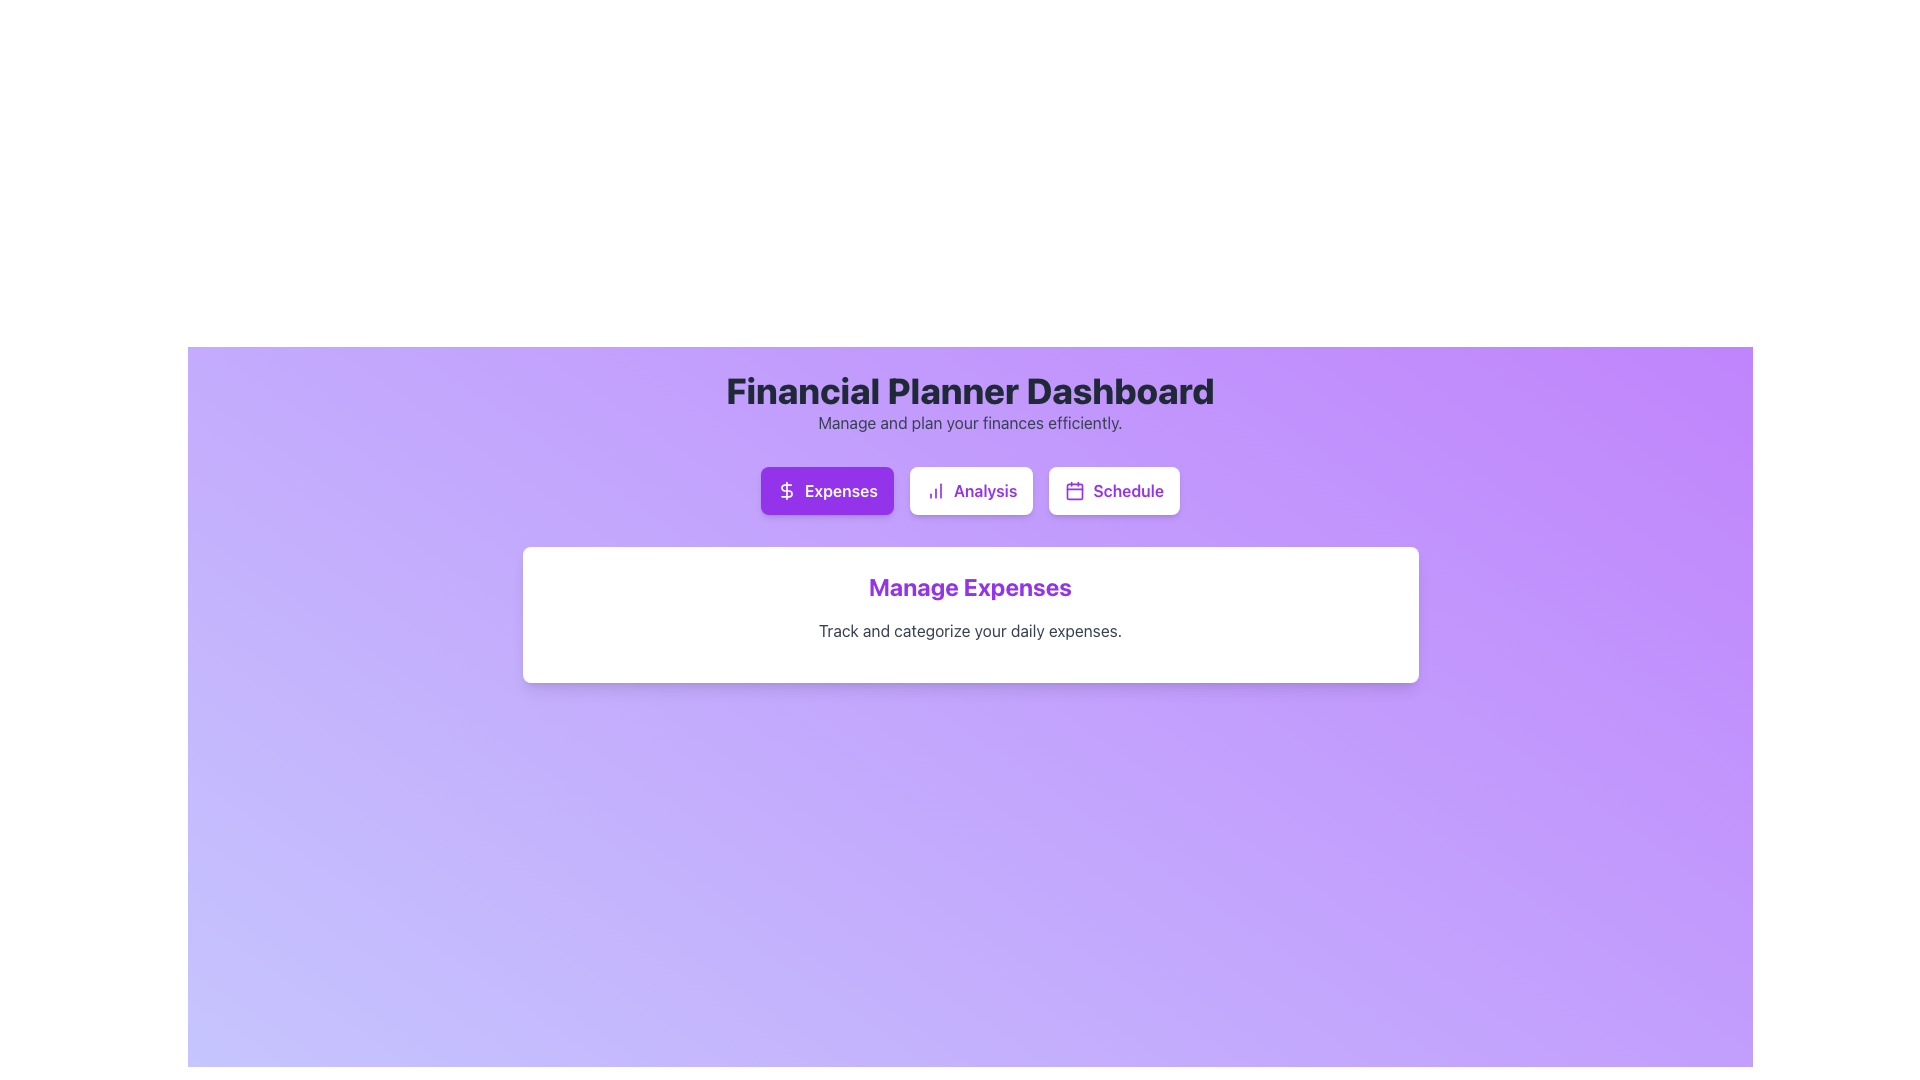  Describe the element at coordinates (971, 490) in the screenshot. I see `the button labeled 'Analysis' which has a white background and purple text, located in the middle of a navigation bar between 'Expenses' and 'Schedule'` at that location.